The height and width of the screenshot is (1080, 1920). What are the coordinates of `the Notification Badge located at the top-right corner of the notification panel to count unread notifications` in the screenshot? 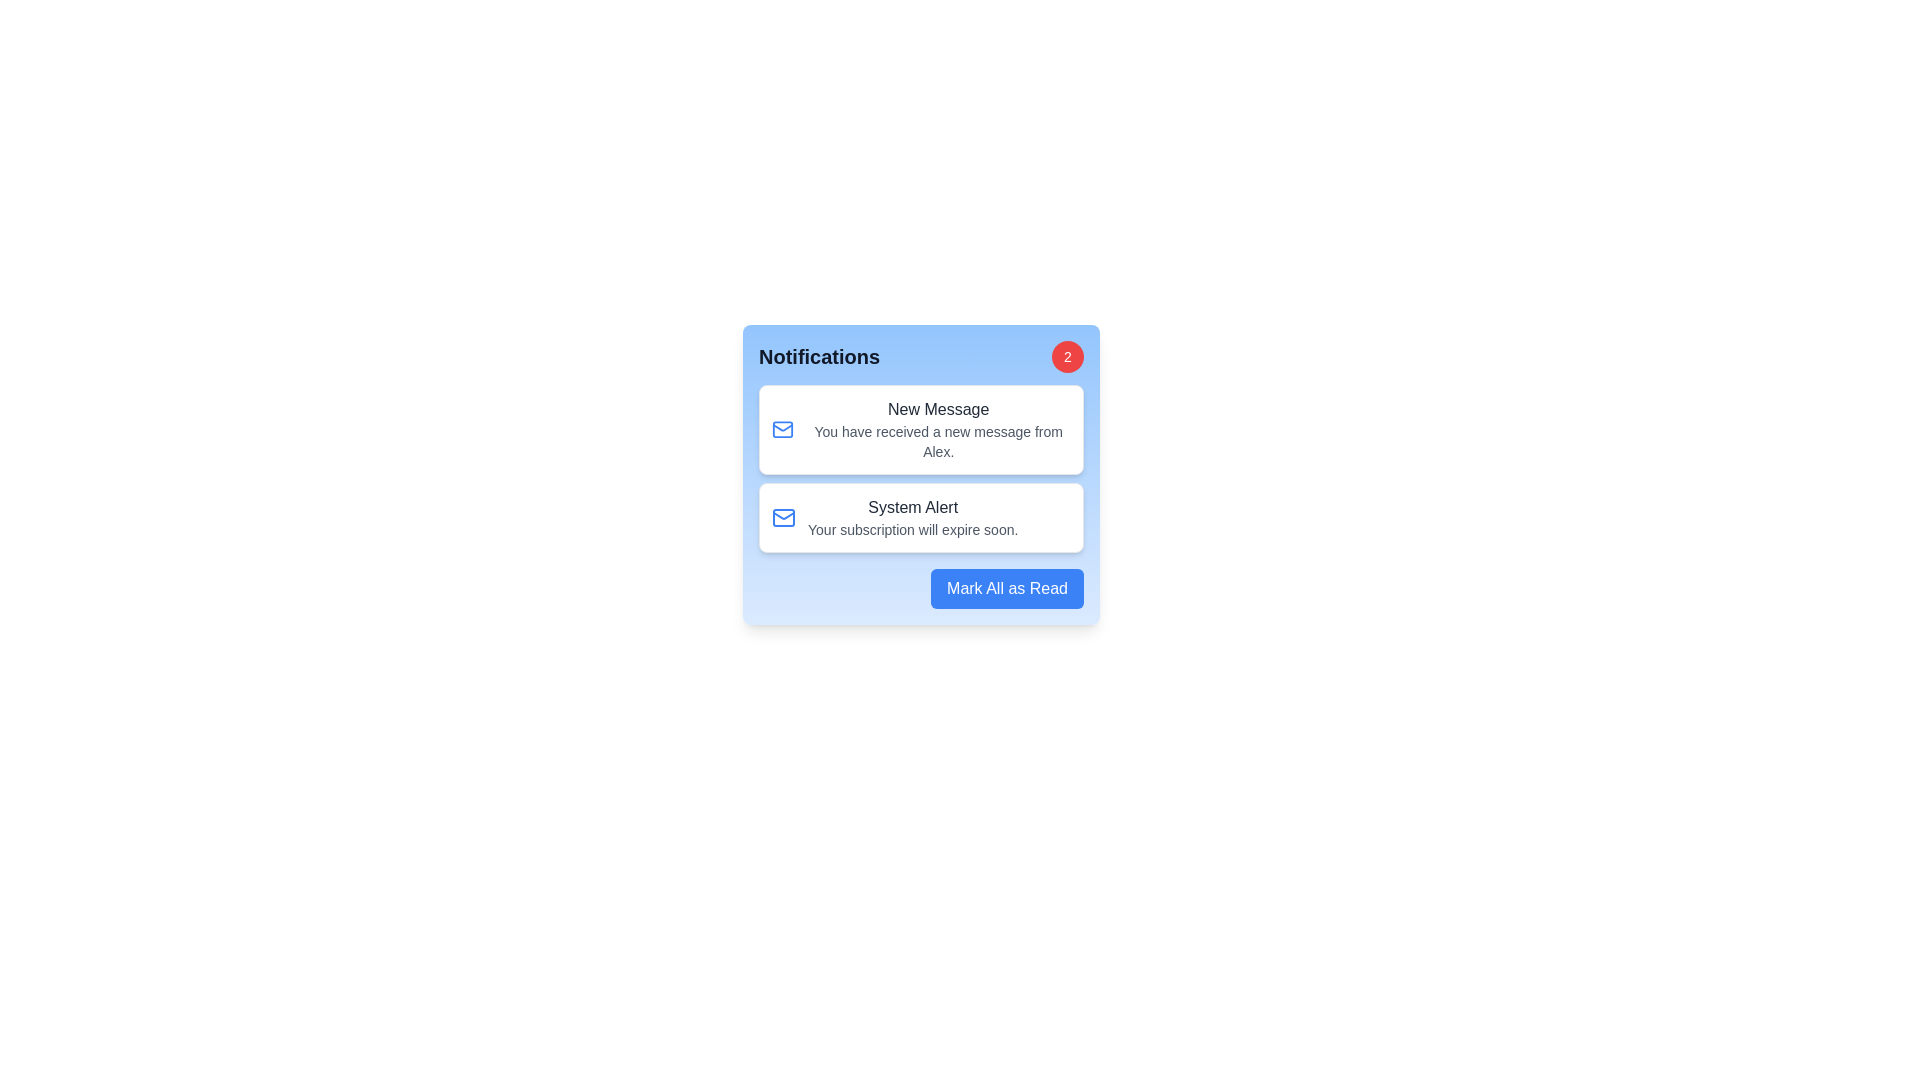 It's located at (1067, 356).